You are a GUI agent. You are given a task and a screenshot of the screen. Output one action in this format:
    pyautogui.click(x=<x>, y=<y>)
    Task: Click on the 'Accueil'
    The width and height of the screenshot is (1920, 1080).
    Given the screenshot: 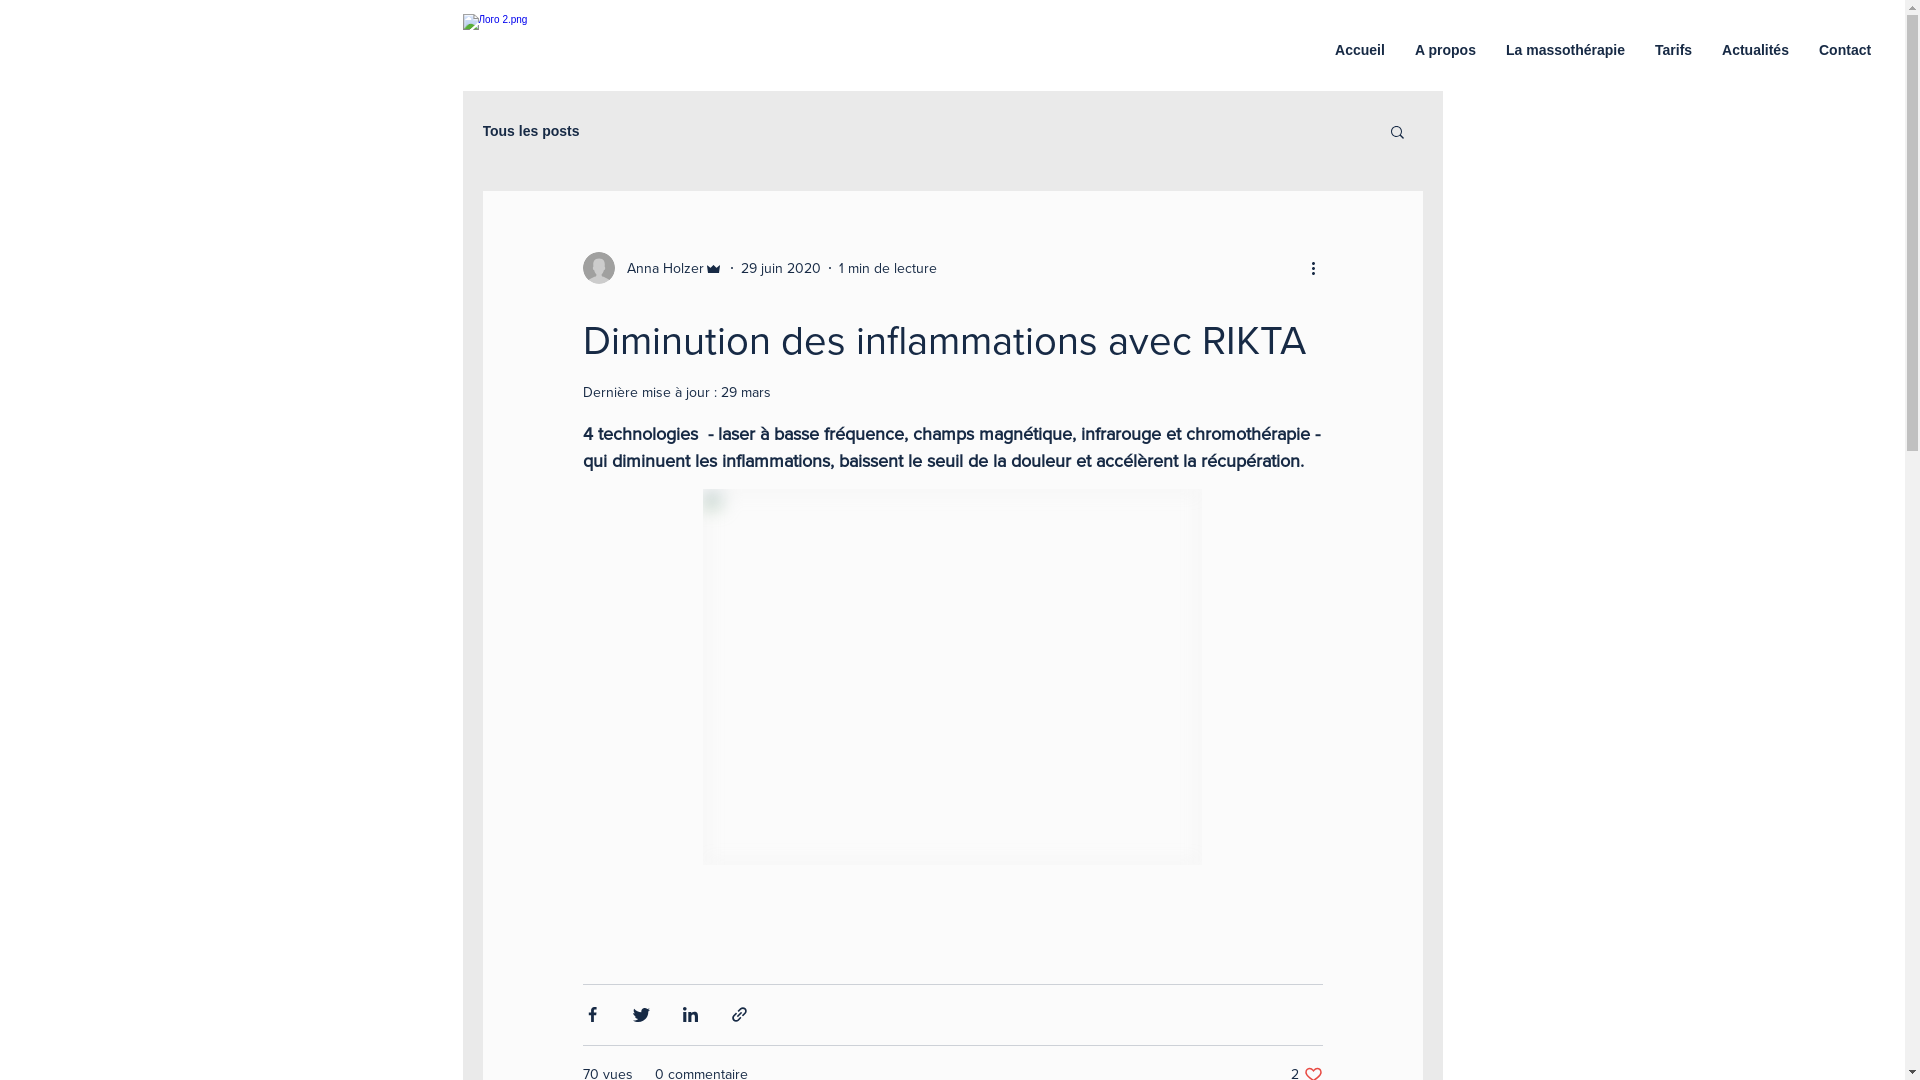 What is the action you would take?
    pyautogui.click(x=1359, y=49)
    